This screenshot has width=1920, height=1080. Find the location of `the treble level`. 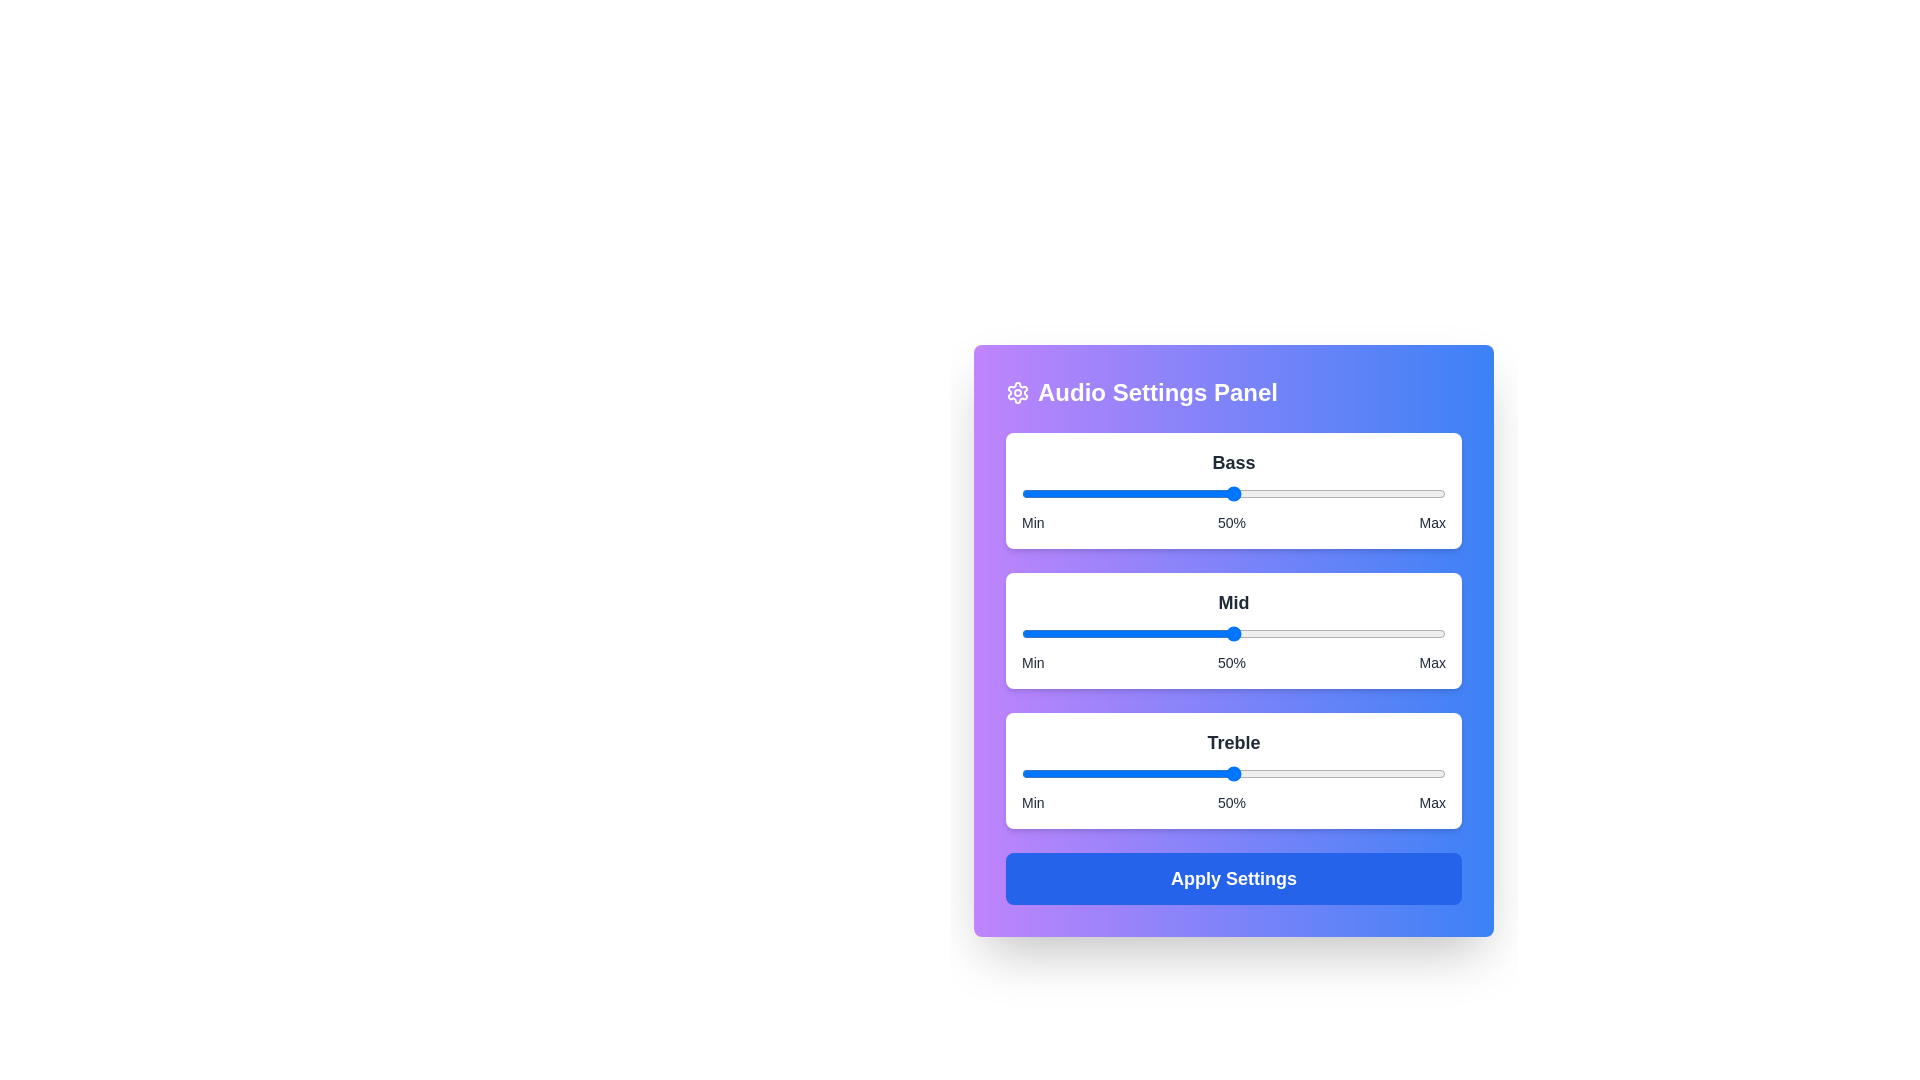

the treble level is located at coordinates (1067, 773).